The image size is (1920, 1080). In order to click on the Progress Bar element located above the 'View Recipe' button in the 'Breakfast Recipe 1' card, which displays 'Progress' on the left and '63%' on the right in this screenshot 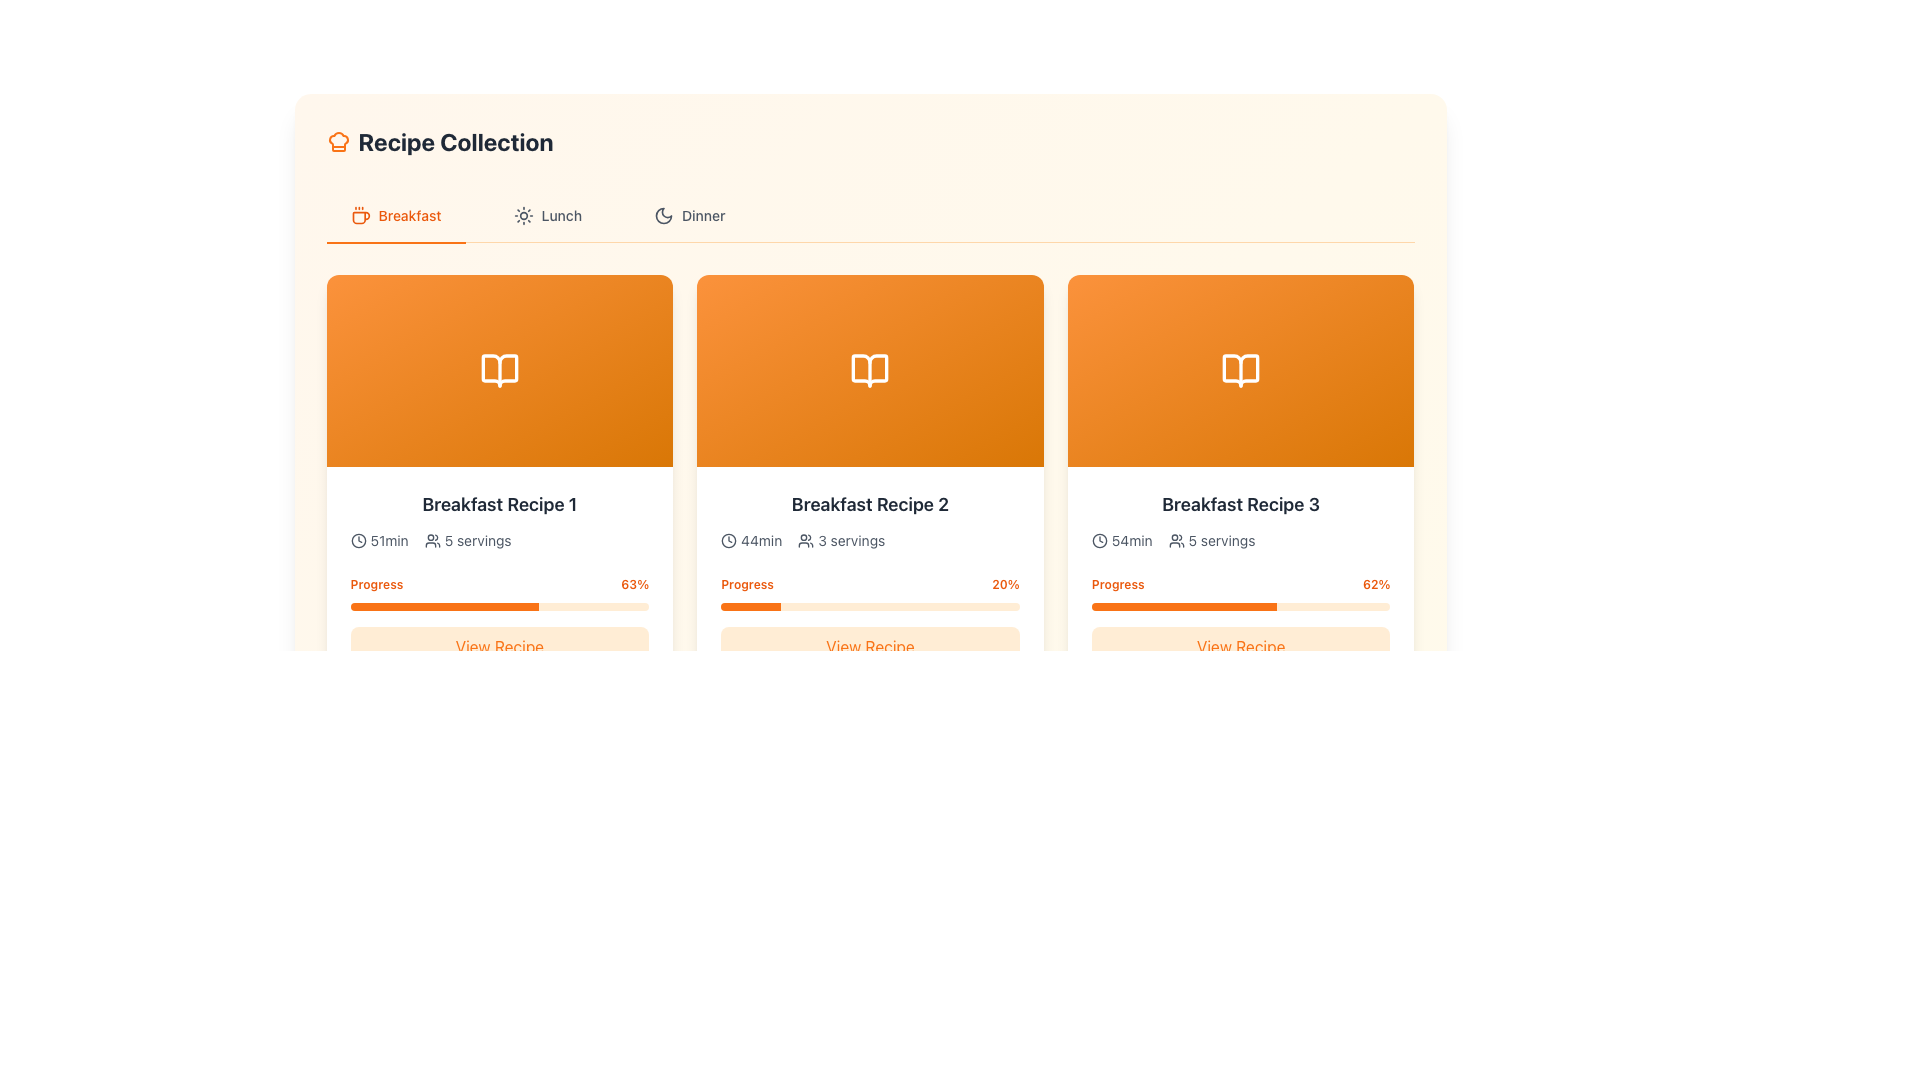, I will do `click(499, 605)`.